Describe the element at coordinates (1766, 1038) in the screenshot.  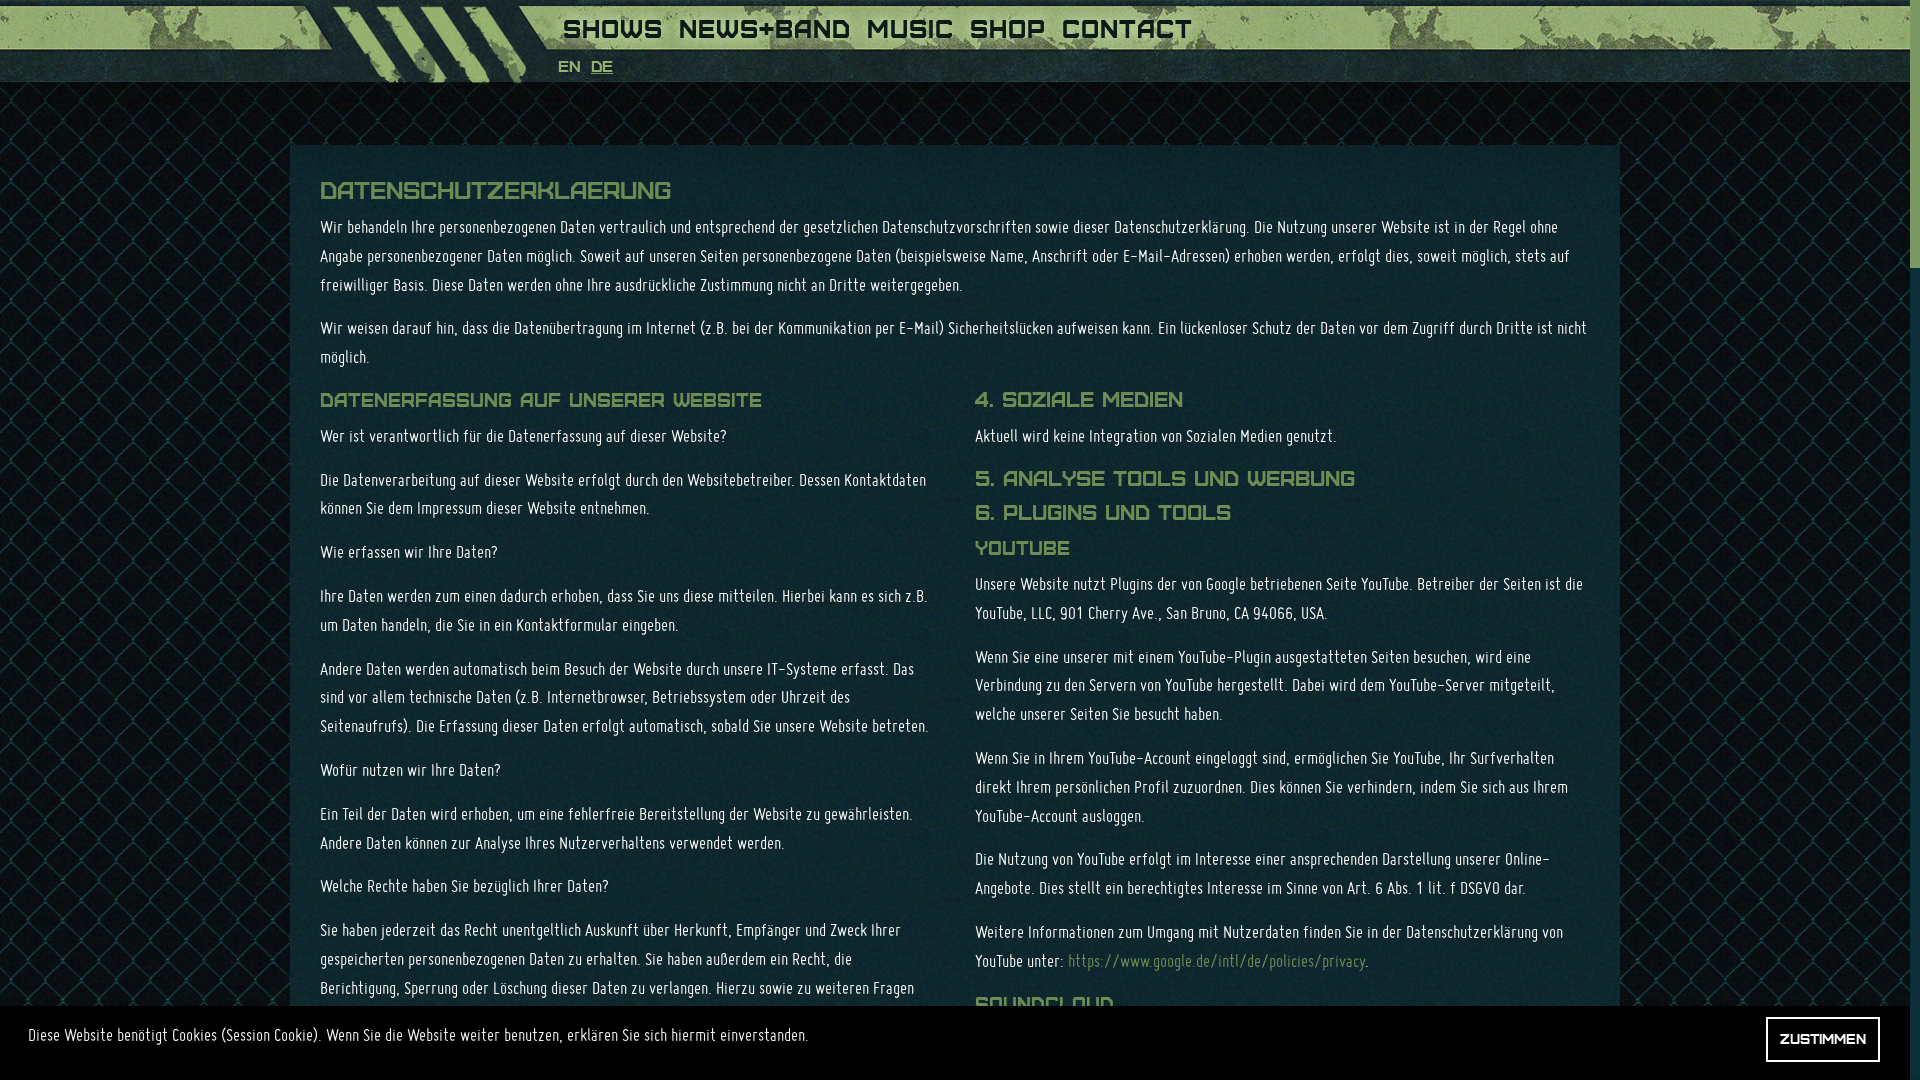
I see `'Zustimmen'` at that location.